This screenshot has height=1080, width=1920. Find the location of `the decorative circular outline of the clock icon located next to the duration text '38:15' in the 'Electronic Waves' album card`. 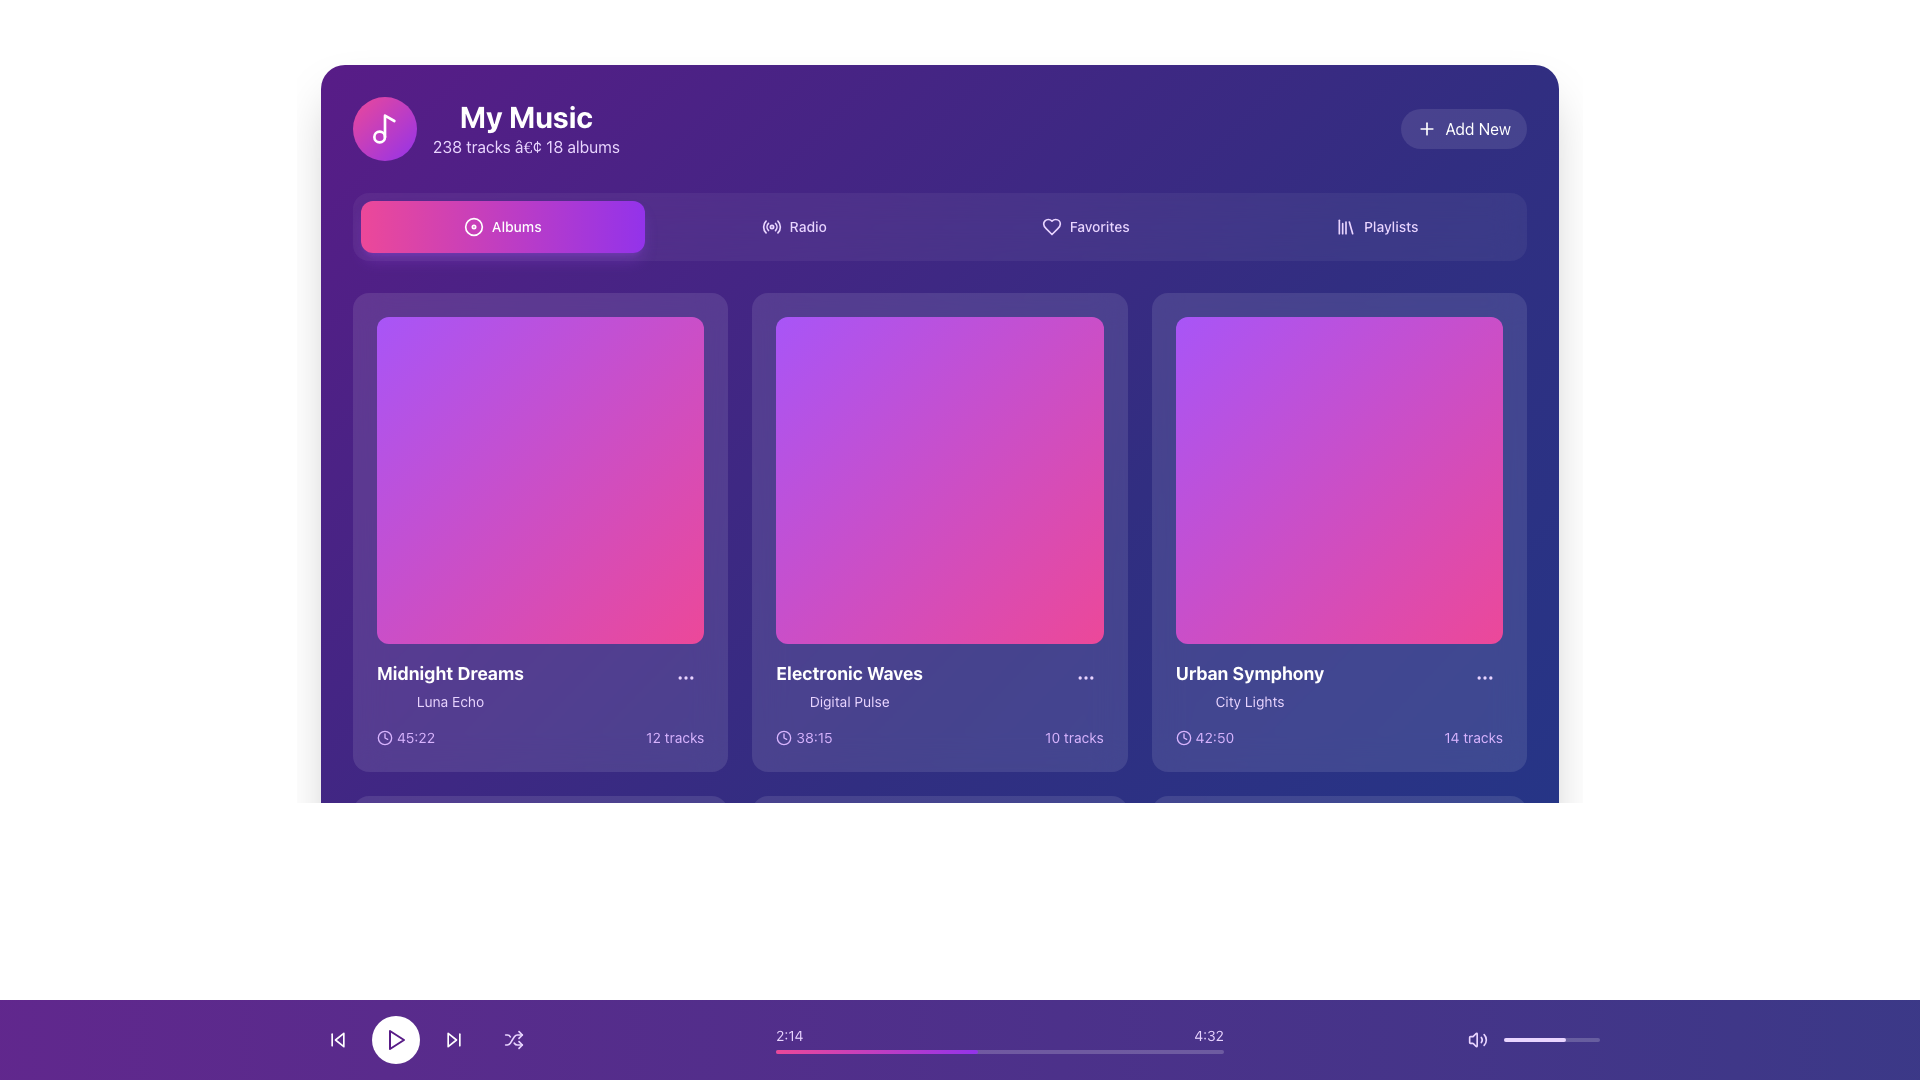

the decorative circular outline of the clock icon located next to the duration text '38:15' in the 'Electronic Waves' album card is located at coordinates (783, 738).